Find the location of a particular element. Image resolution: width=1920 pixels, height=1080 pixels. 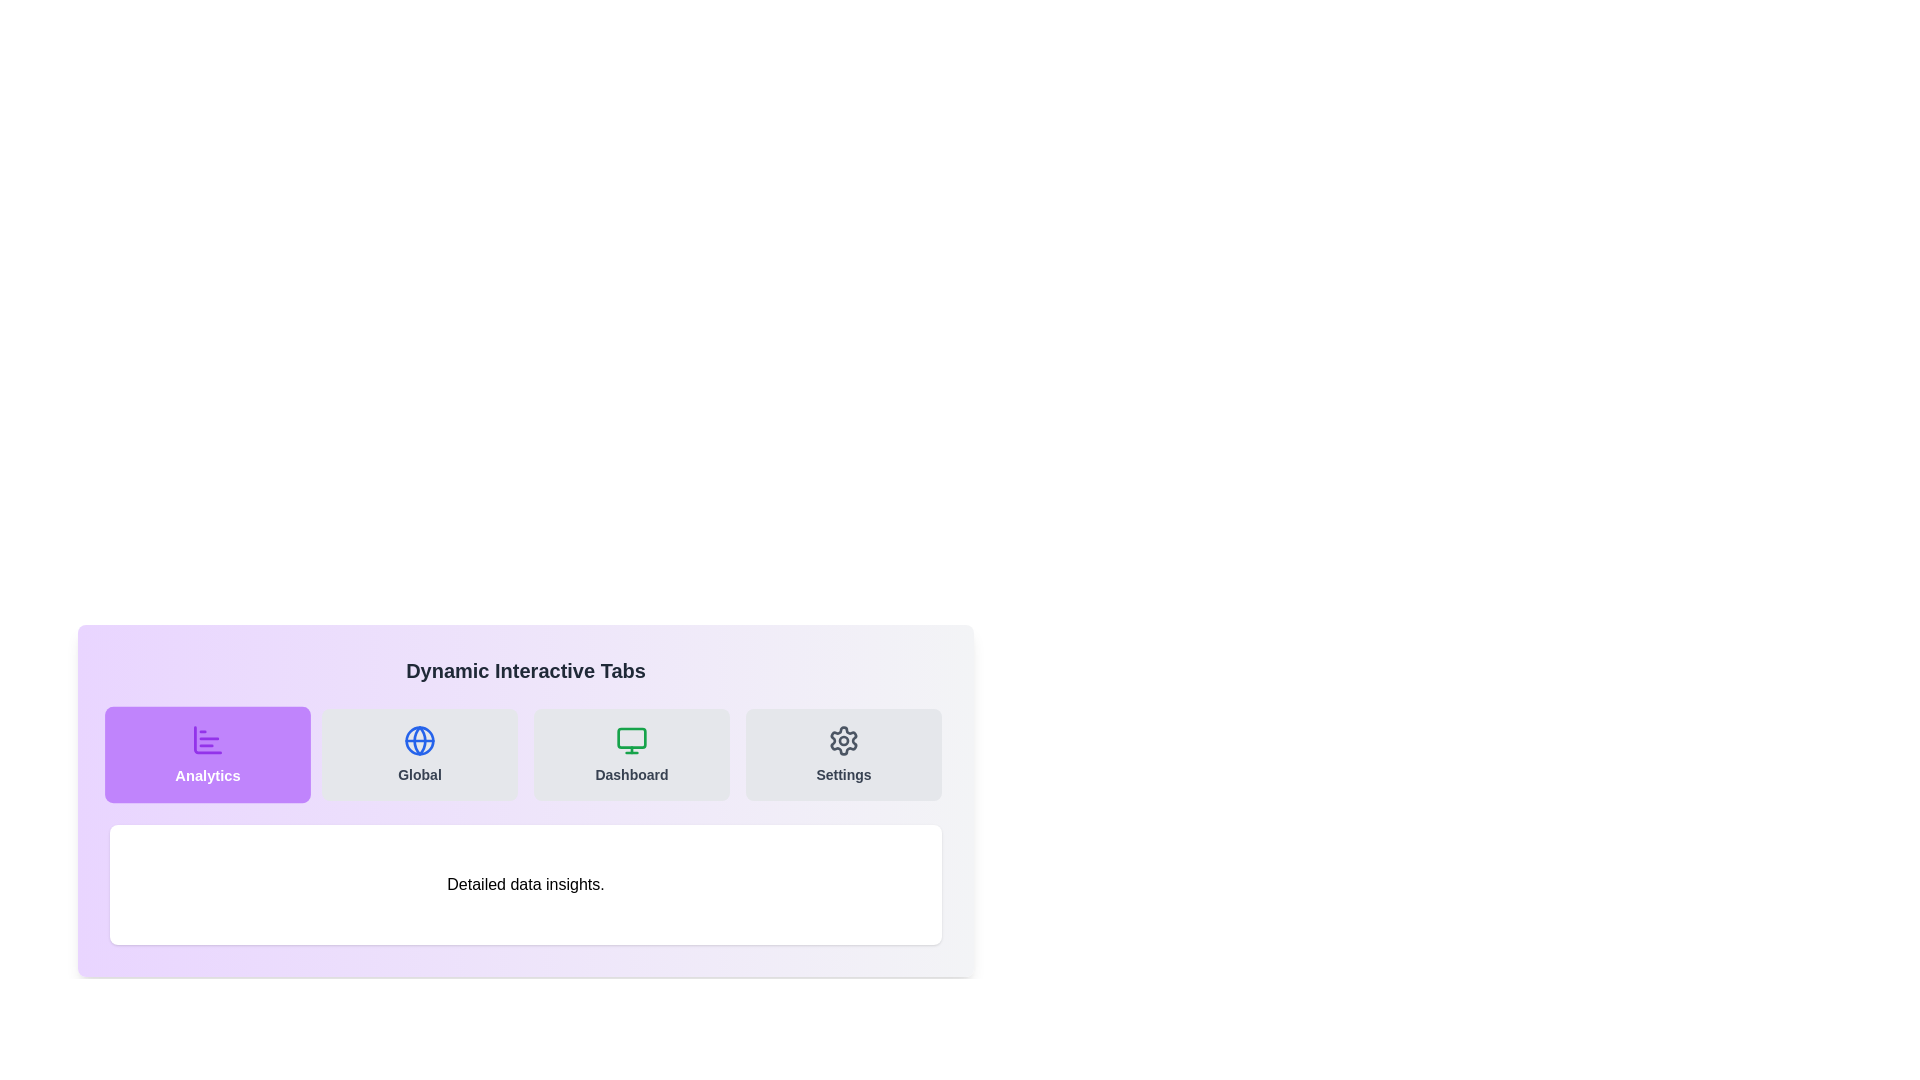

the 'Settings' text label, which is styled in a small, bold font and located below a gear-like icon on the fourth card in a row of similar cards is located at coordinates (844, 774).